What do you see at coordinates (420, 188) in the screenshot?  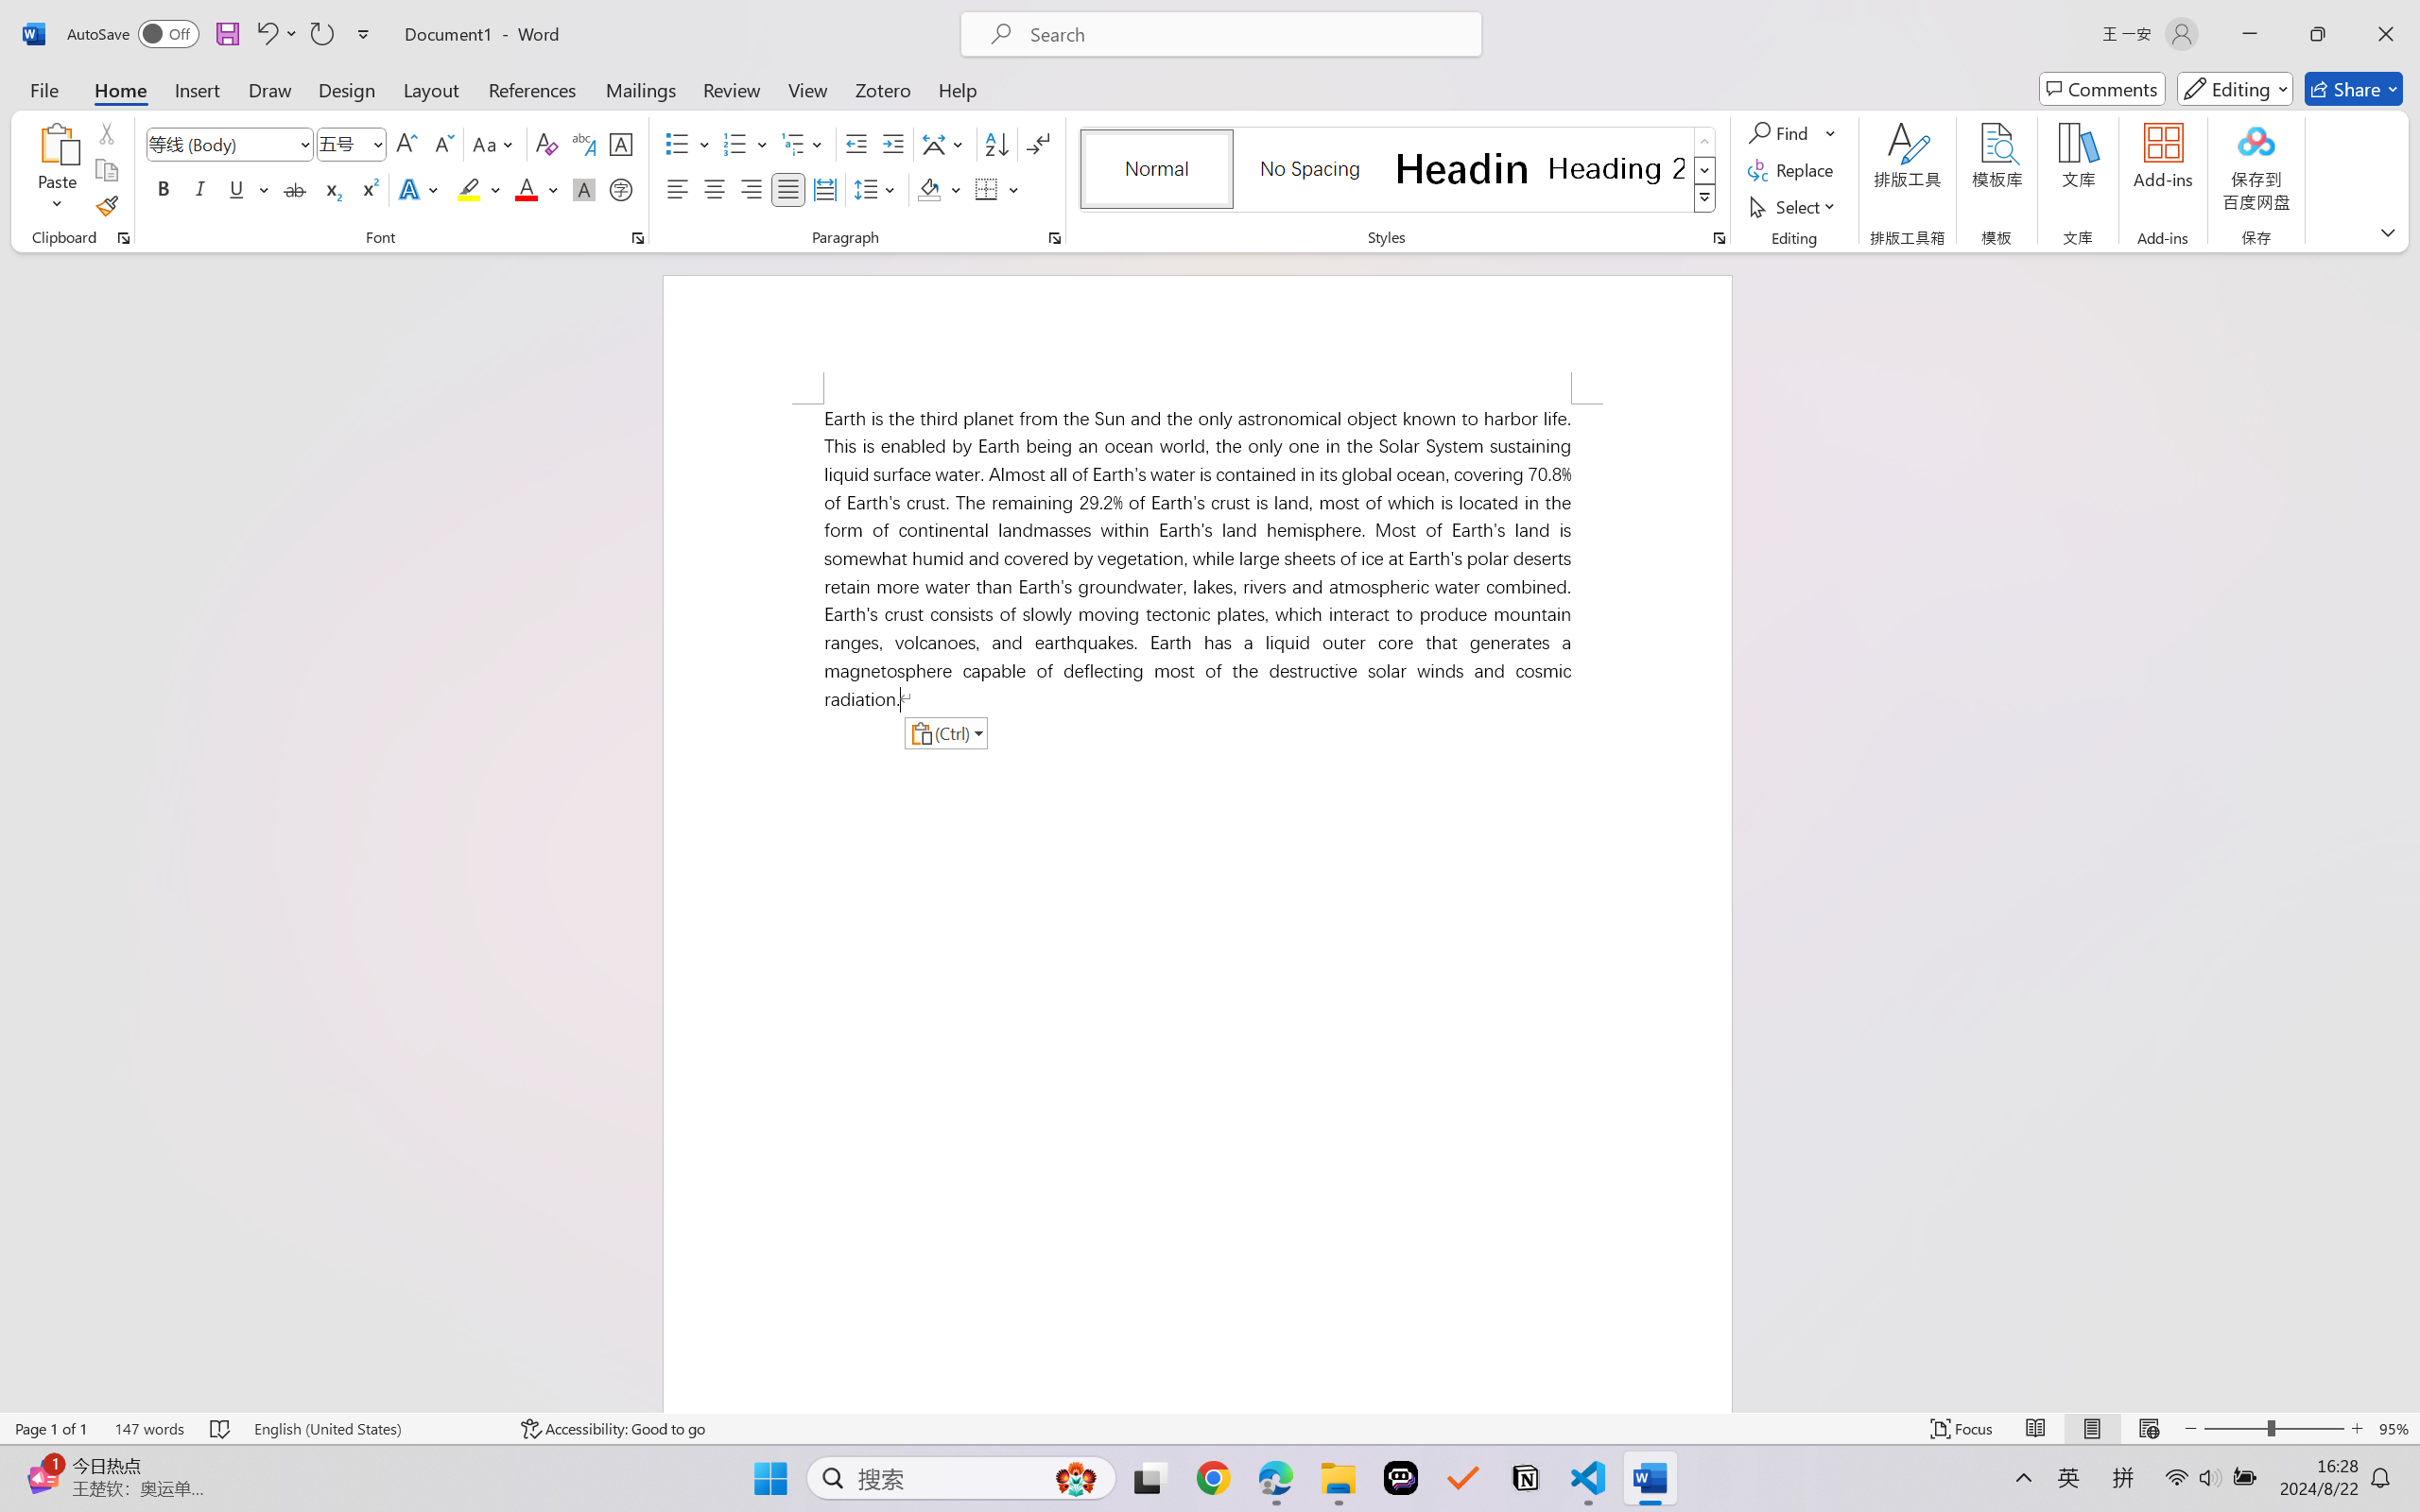 I see `'Text Effects and Typography'` at bounding box center [420, 188].